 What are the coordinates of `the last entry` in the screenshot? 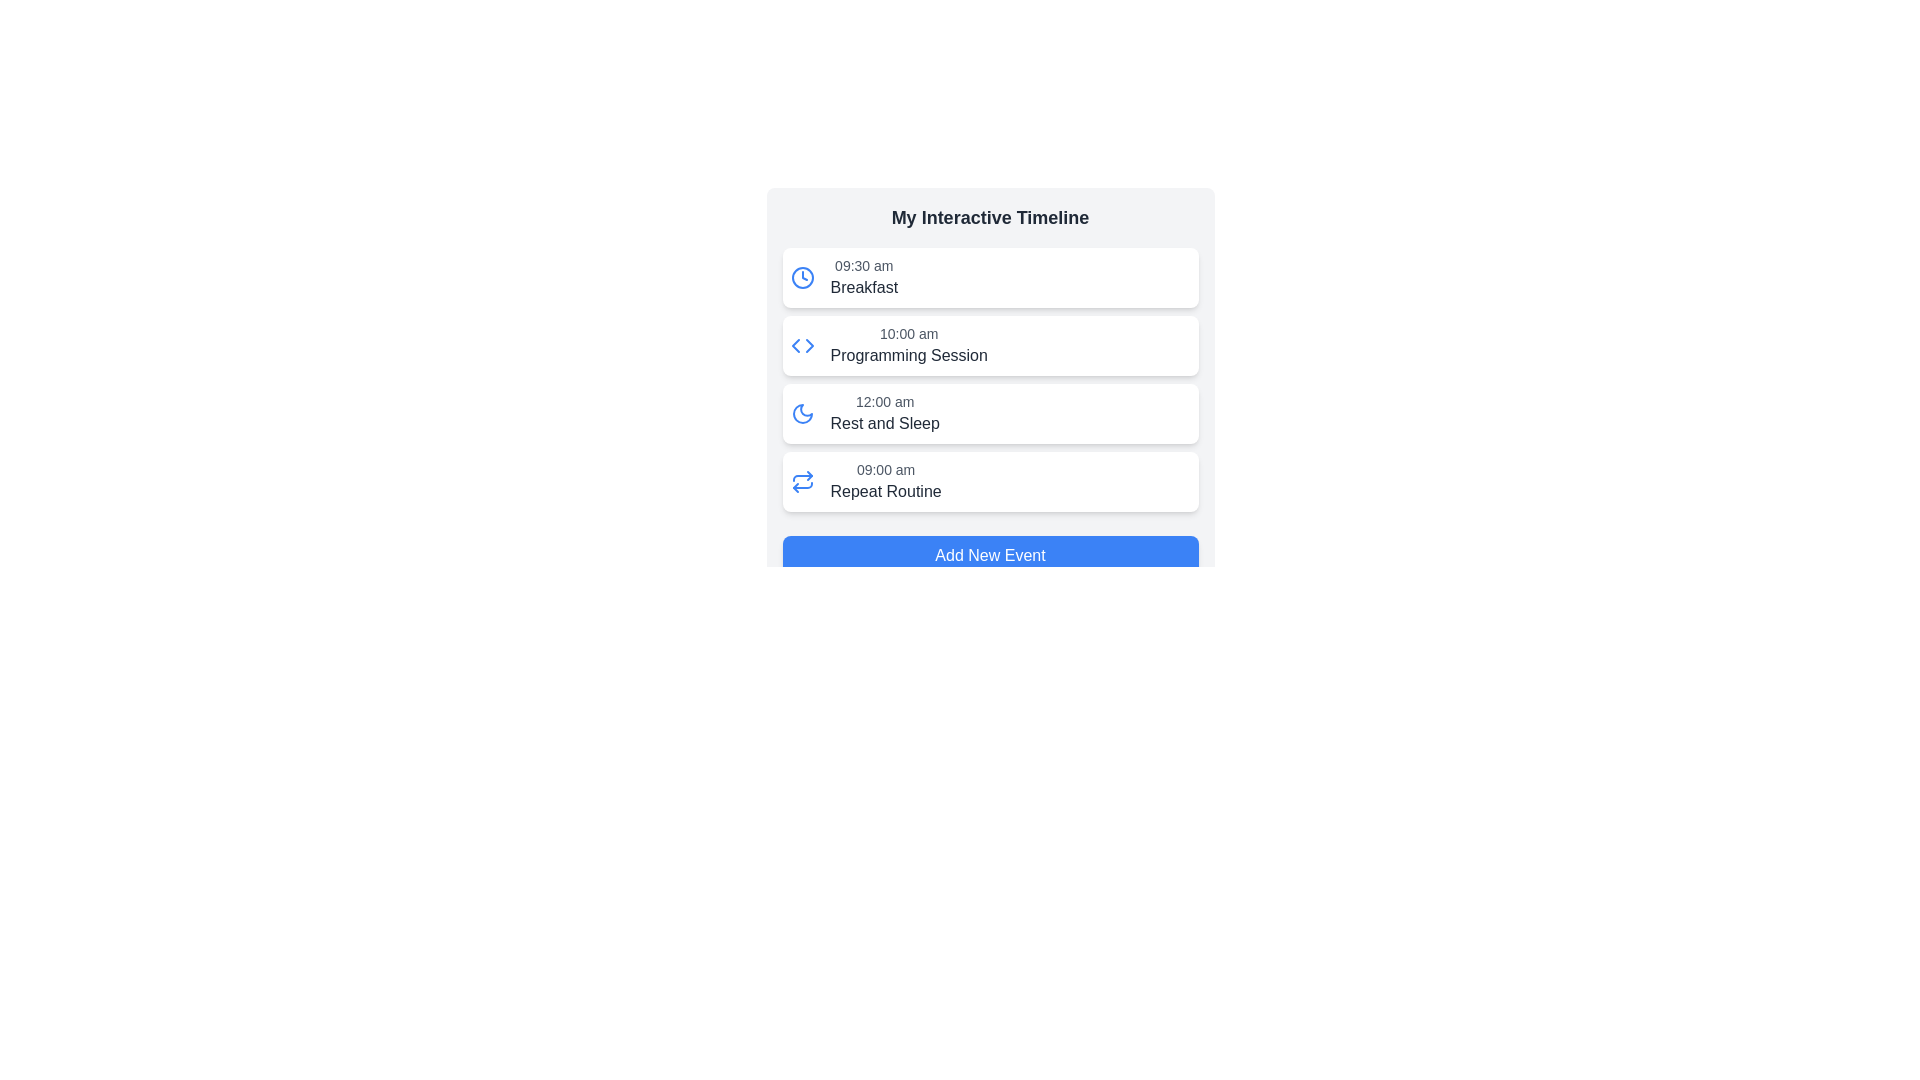 It's located at (865, 482).